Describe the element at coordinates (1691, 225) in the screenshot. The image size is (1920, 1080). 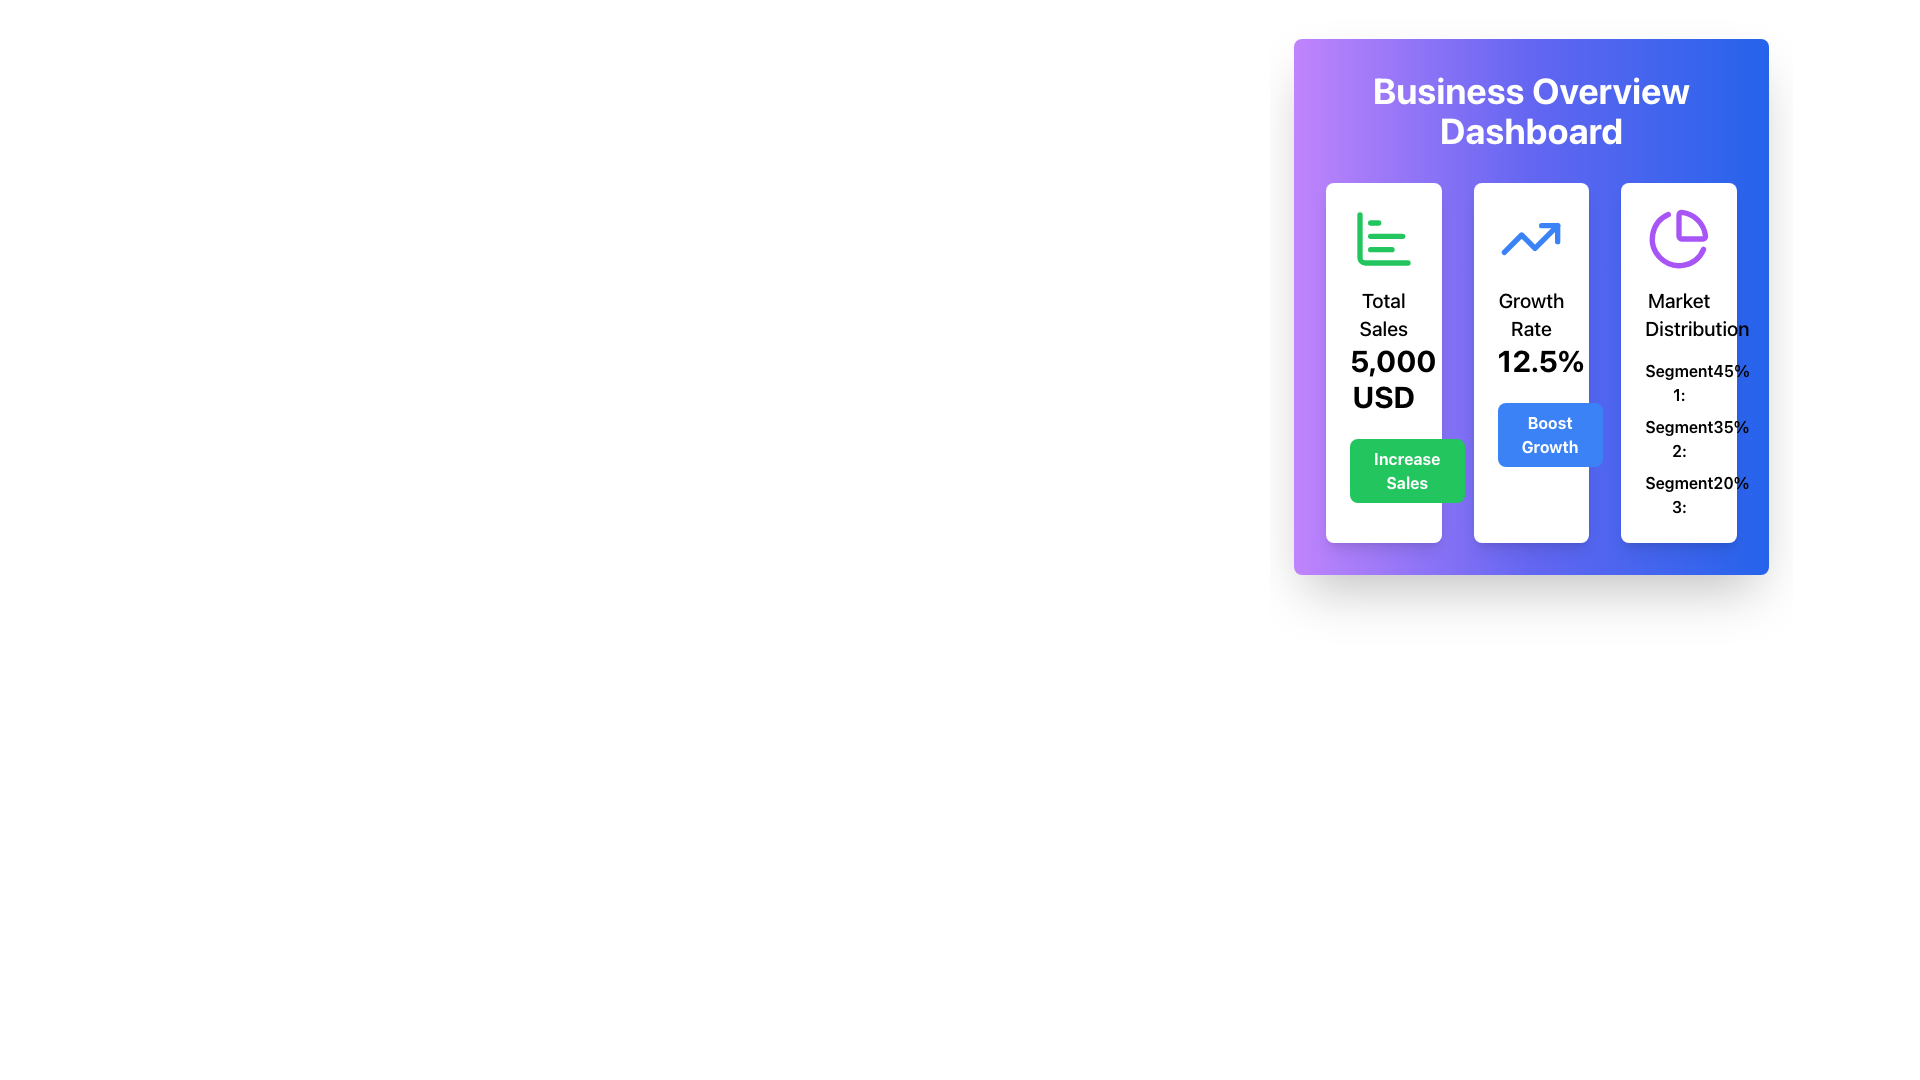
I see `the decorative pie chart slice in the Market Distribution section located in the rightmost column of the dashboard` at that location.